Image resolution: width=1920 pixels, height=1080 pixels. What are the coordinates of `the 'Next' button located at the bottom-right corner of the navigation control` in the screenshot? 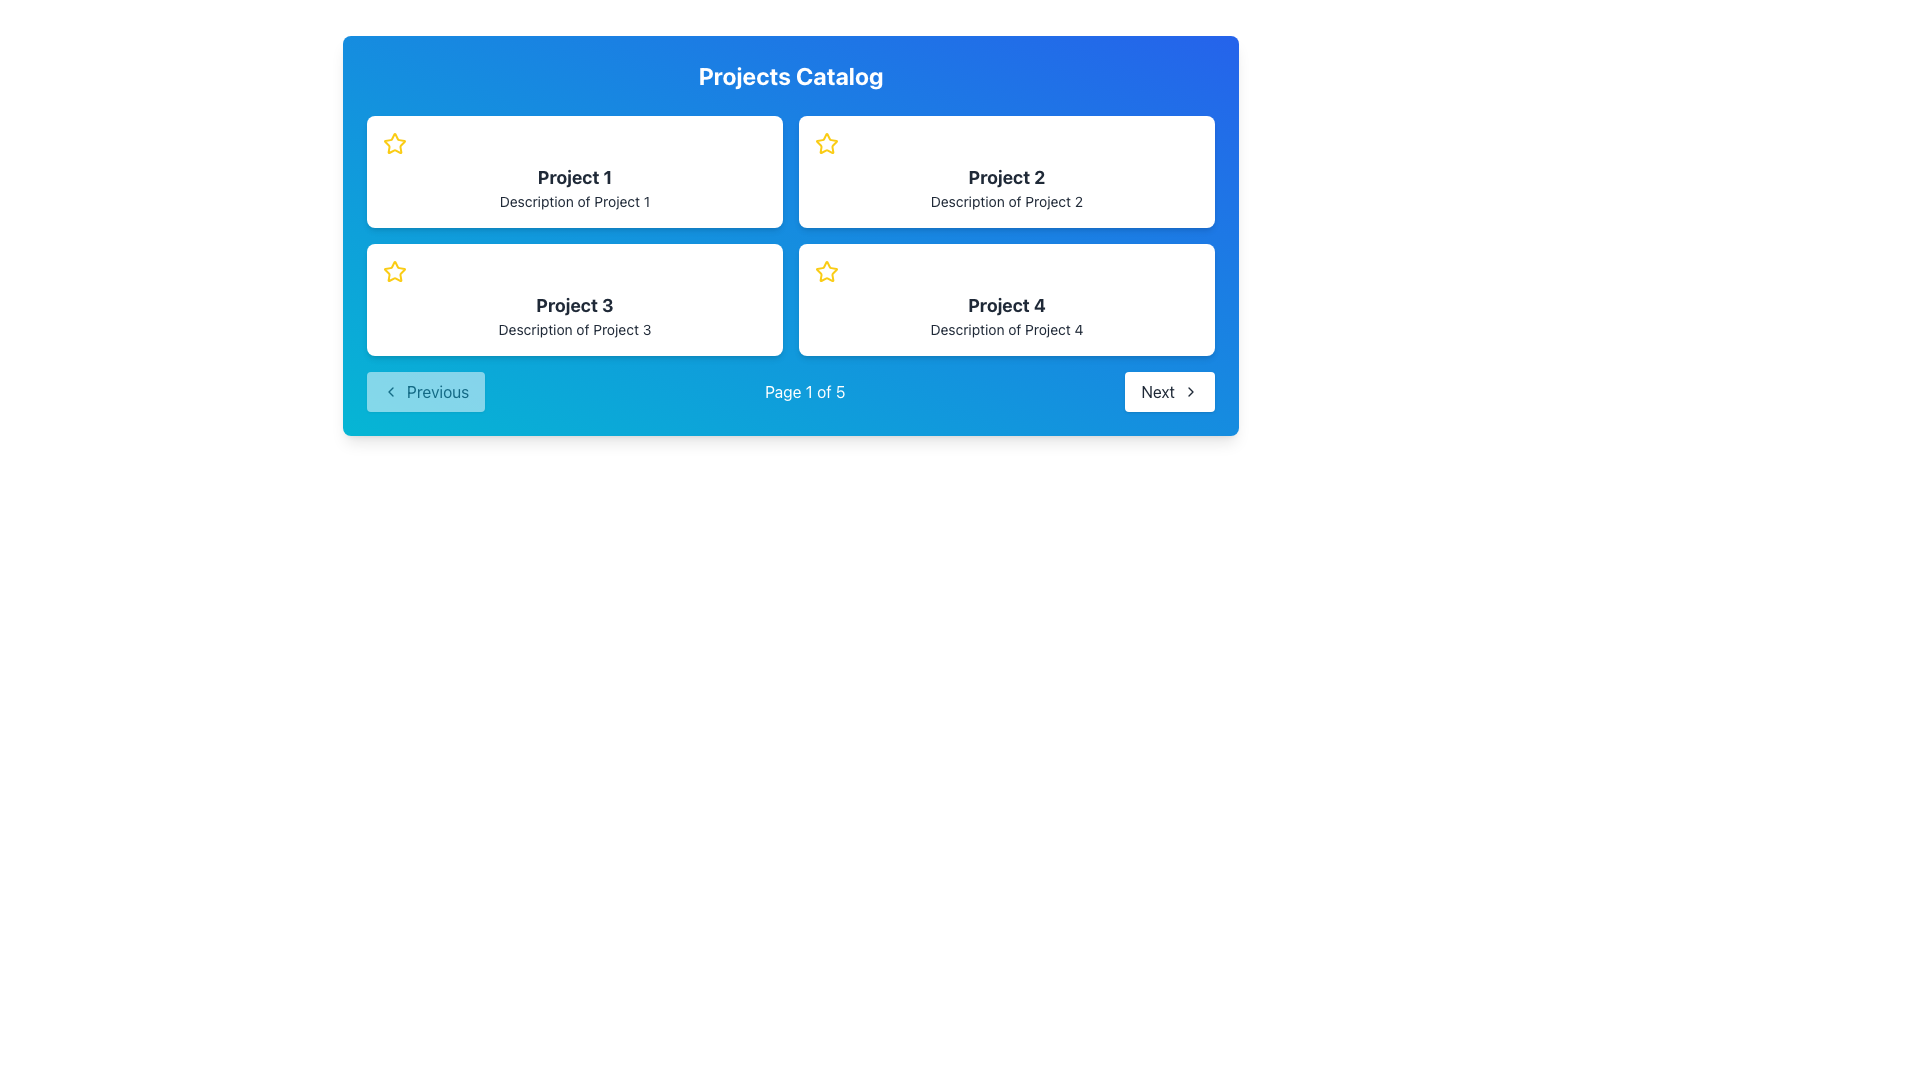 It's located at (1170, 392).